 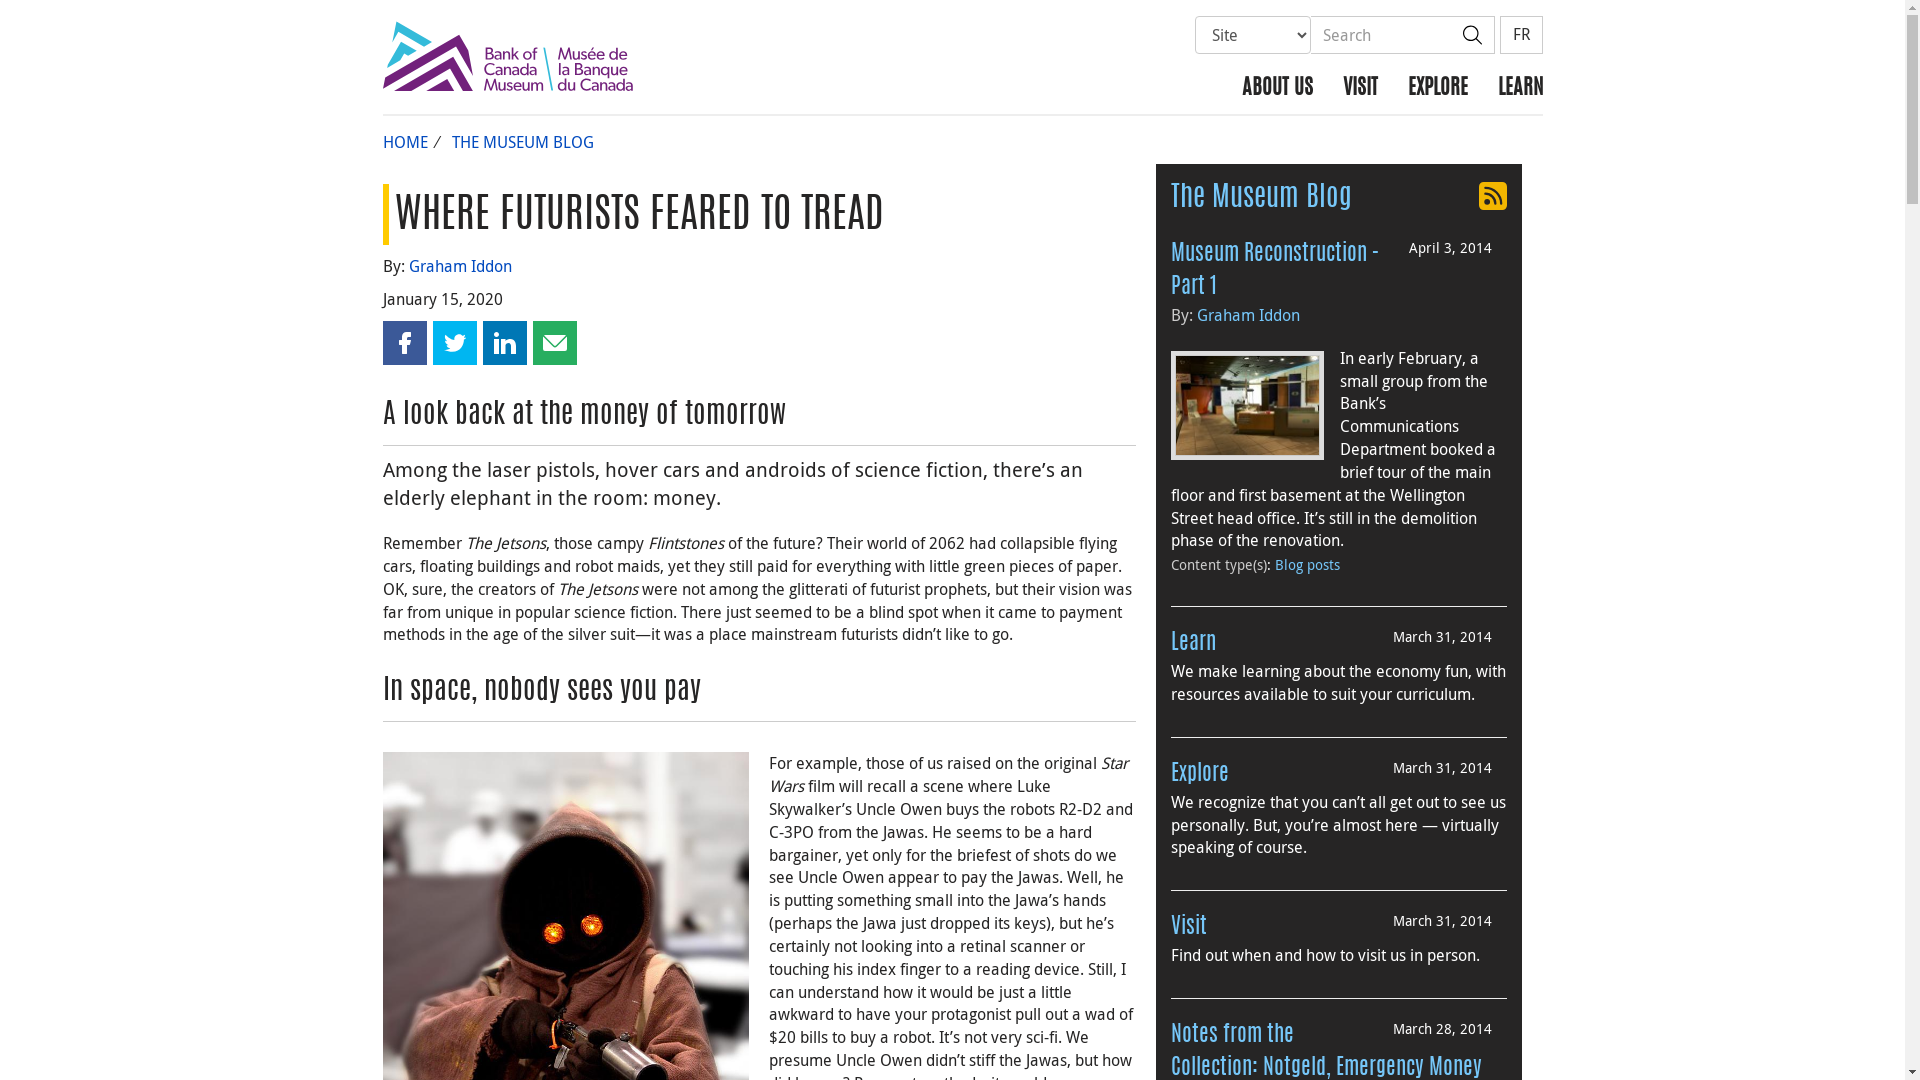 I want to click on 'Share this page on Twitter', so click(x=431, y=342).